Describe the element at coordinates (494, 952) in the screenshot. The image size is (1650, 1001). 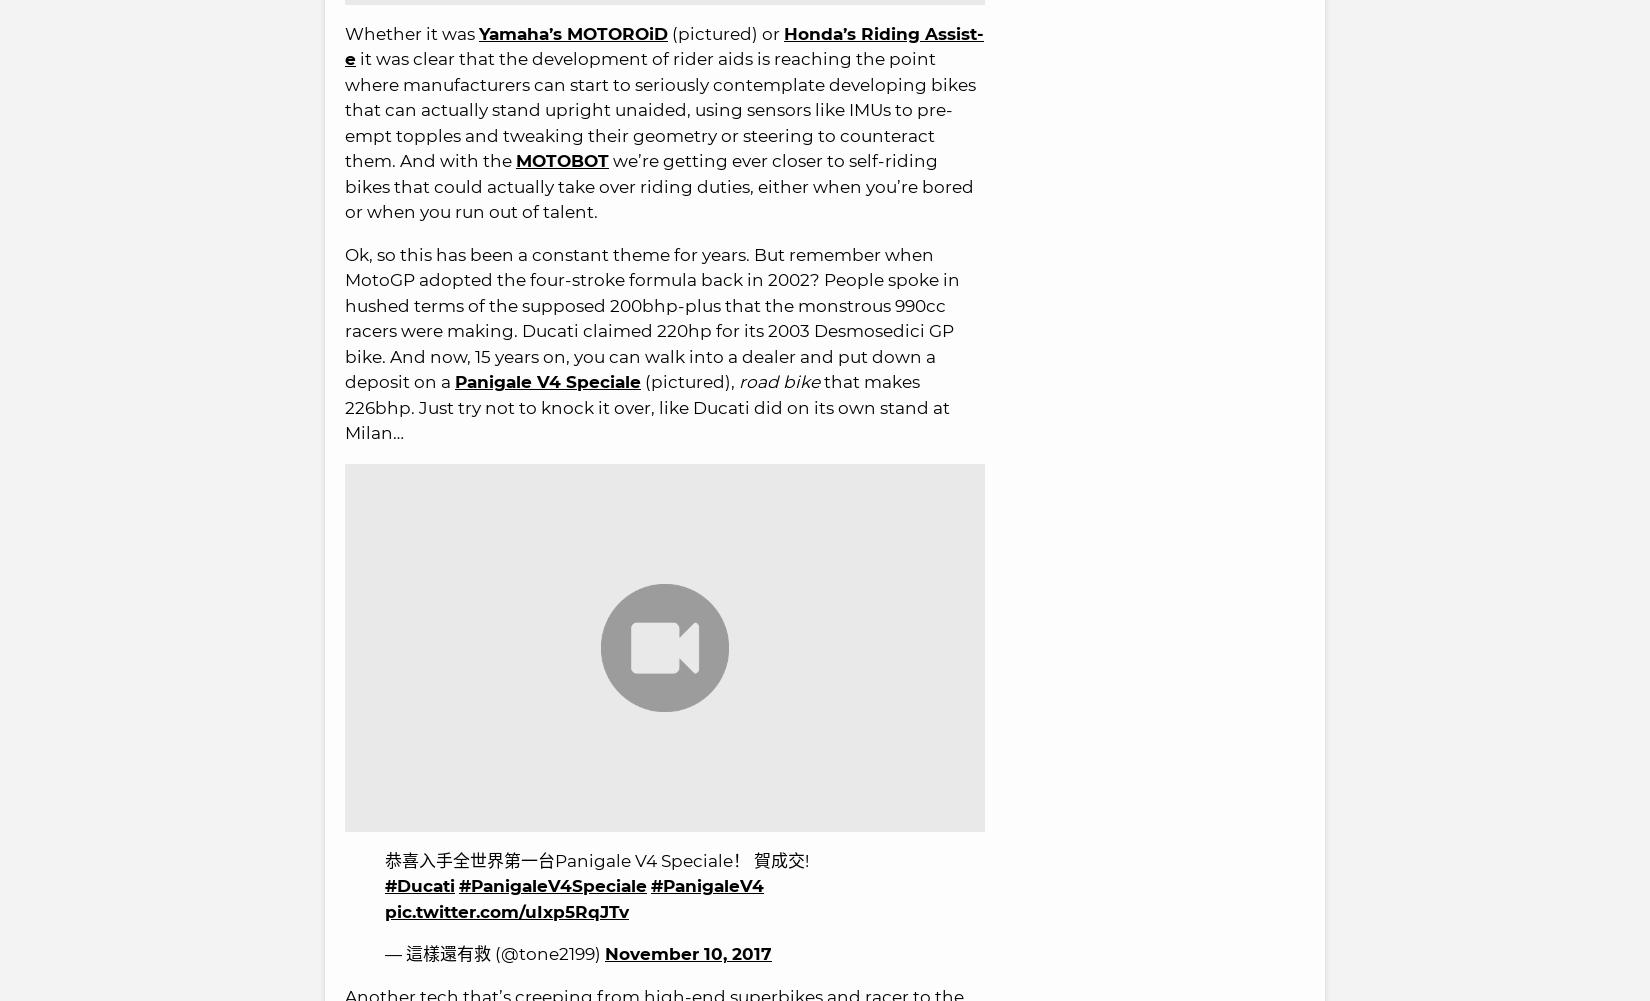
I see `'— 這樣還有救 (@tone2199)'` at that location.